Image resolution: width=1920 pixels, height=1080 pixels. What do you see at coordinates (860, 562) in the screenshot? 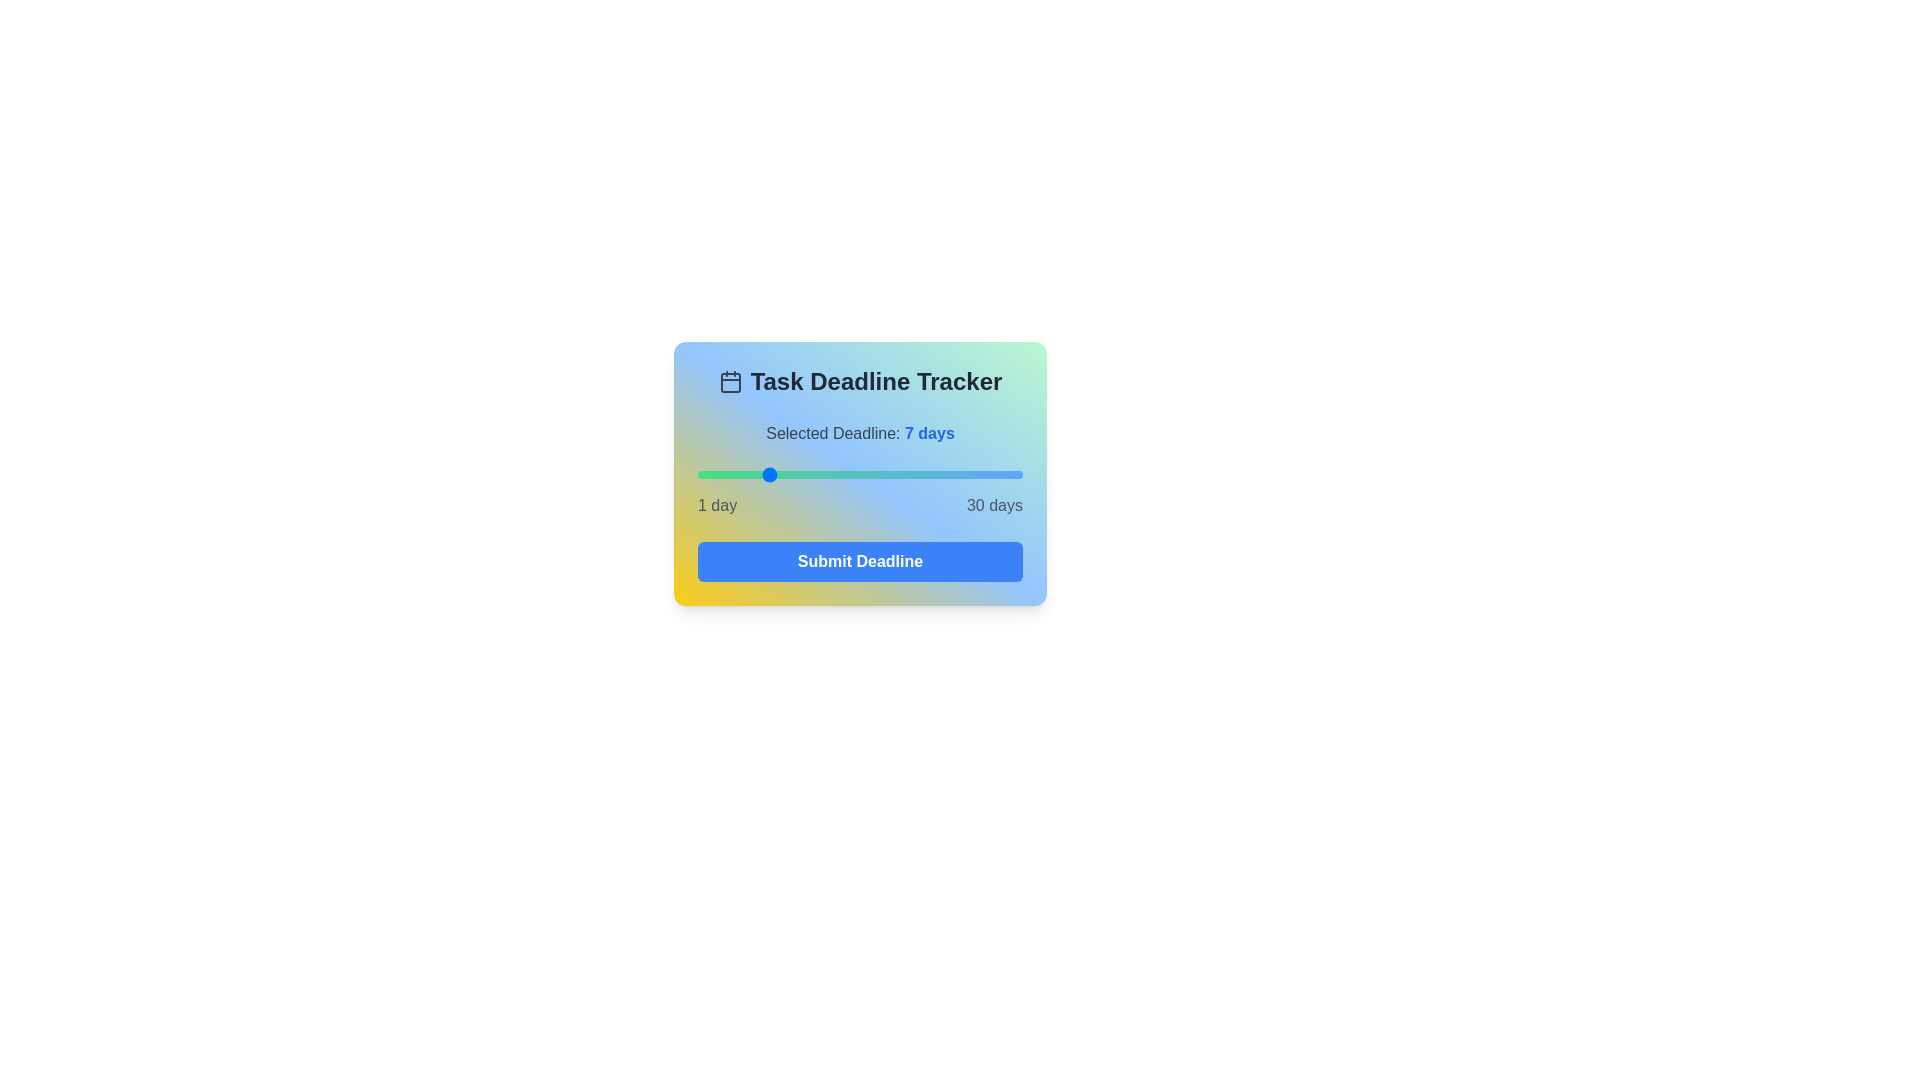
I see `the 'Submit Deadline' button to finalize the selected deadline` at bounding box center [860, 562].